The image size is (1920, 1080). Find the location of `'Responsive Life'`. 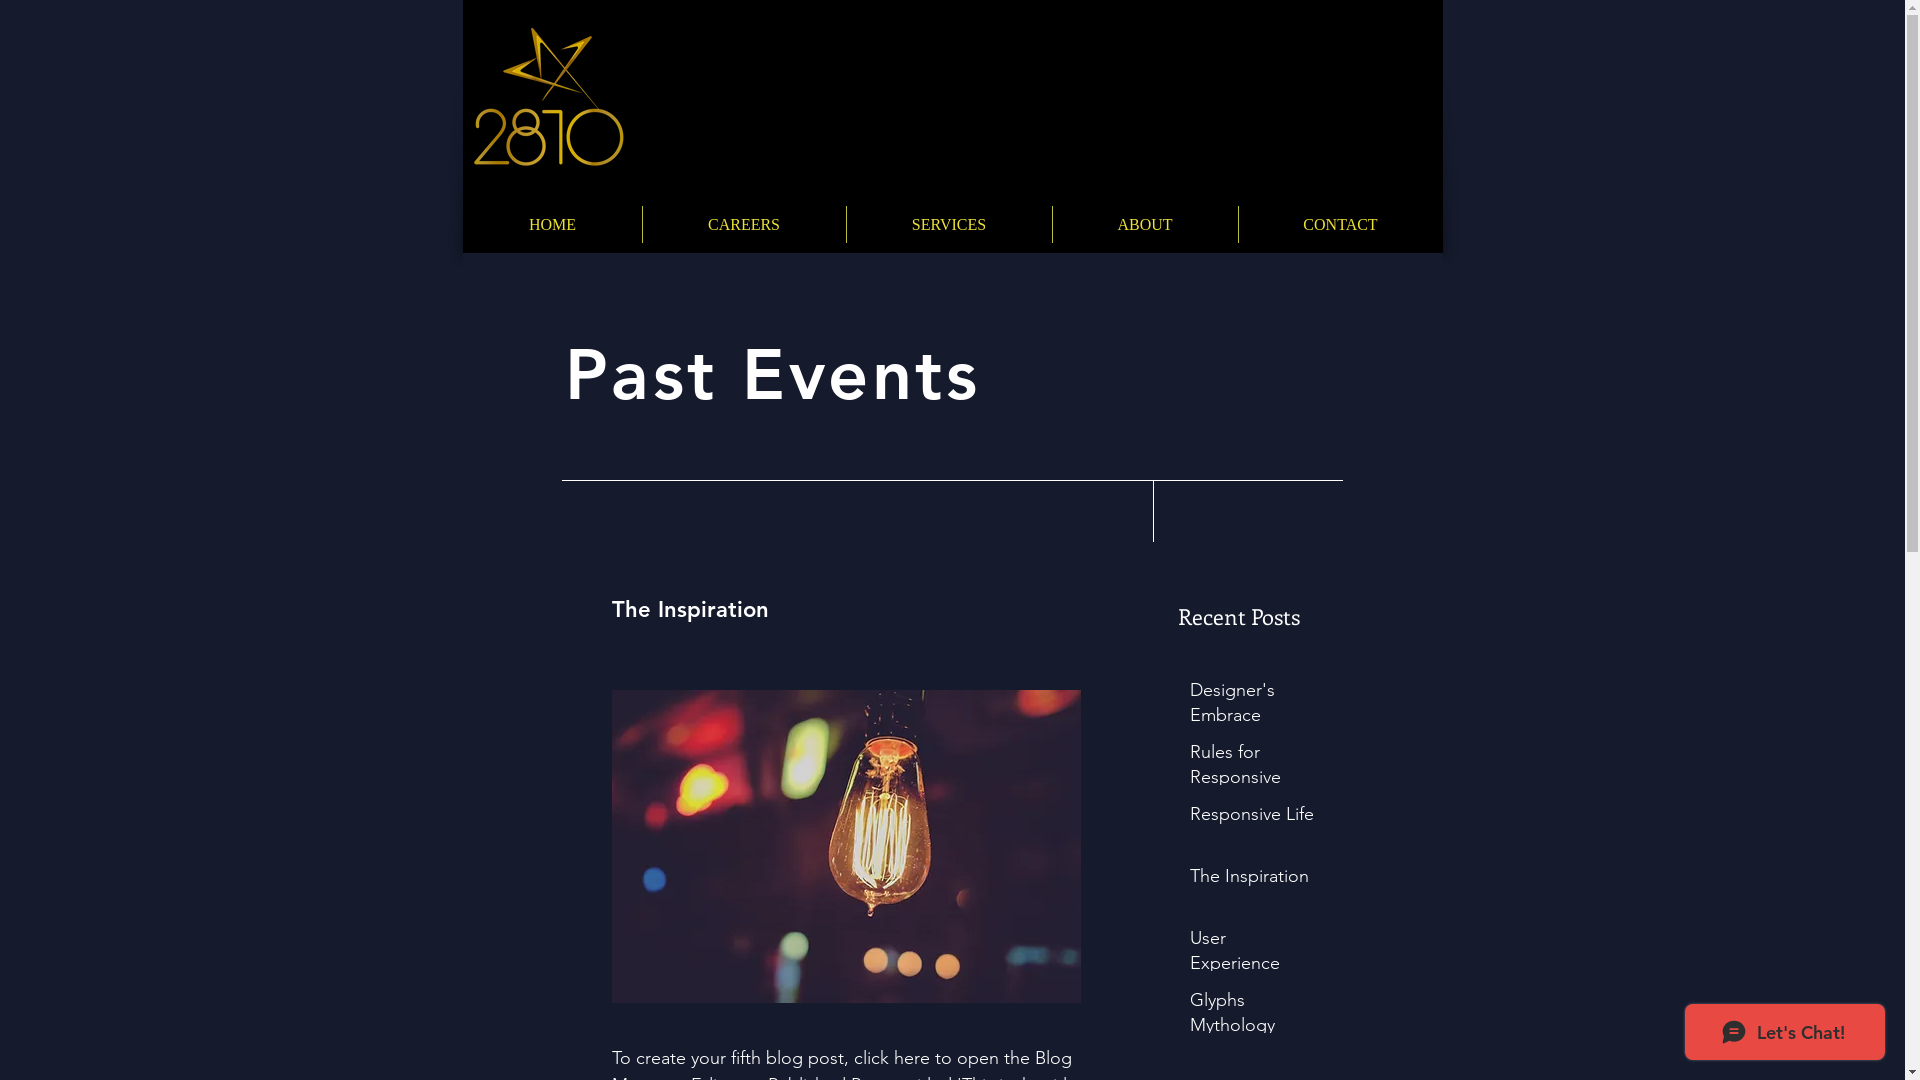

'Responsive Life' is located at coordinates (1252, 818).